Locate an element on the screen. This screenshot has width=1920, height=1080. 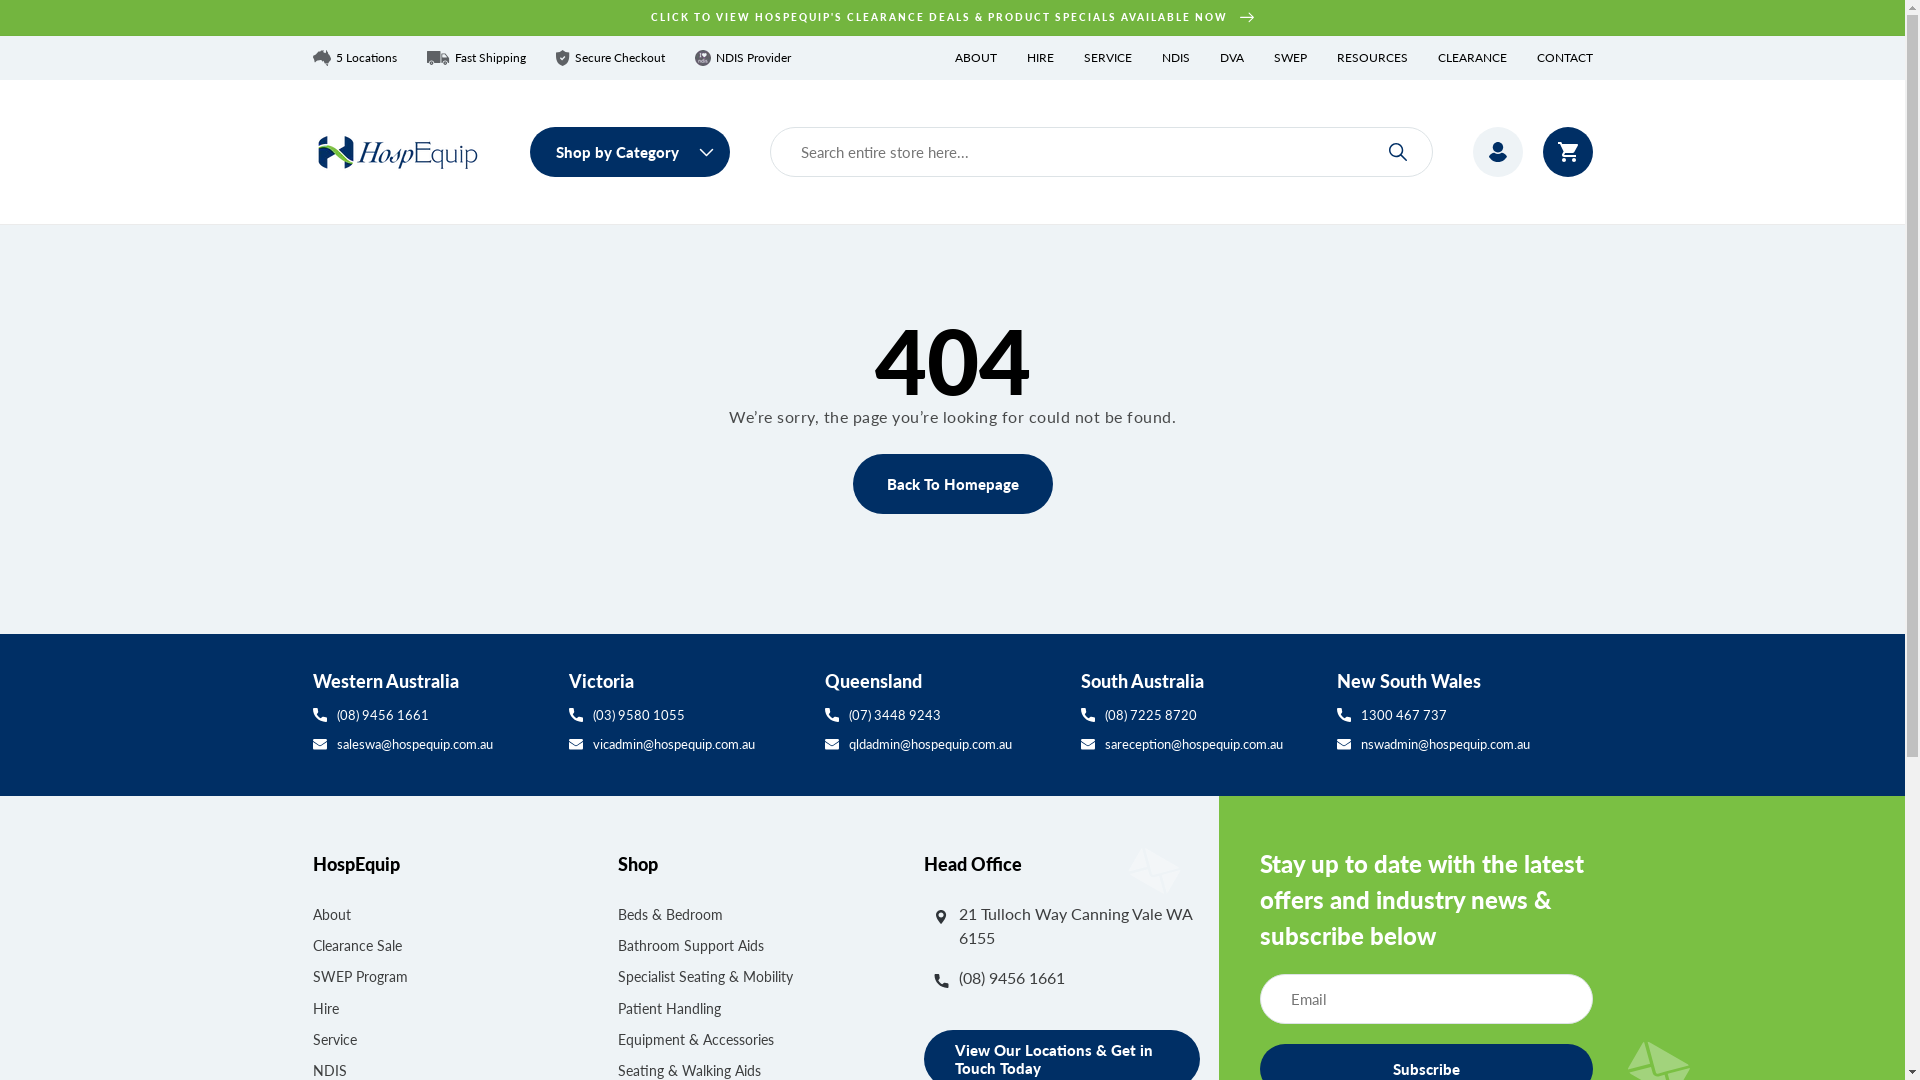
'SERVICE' is located at coordinates (1107, 56).